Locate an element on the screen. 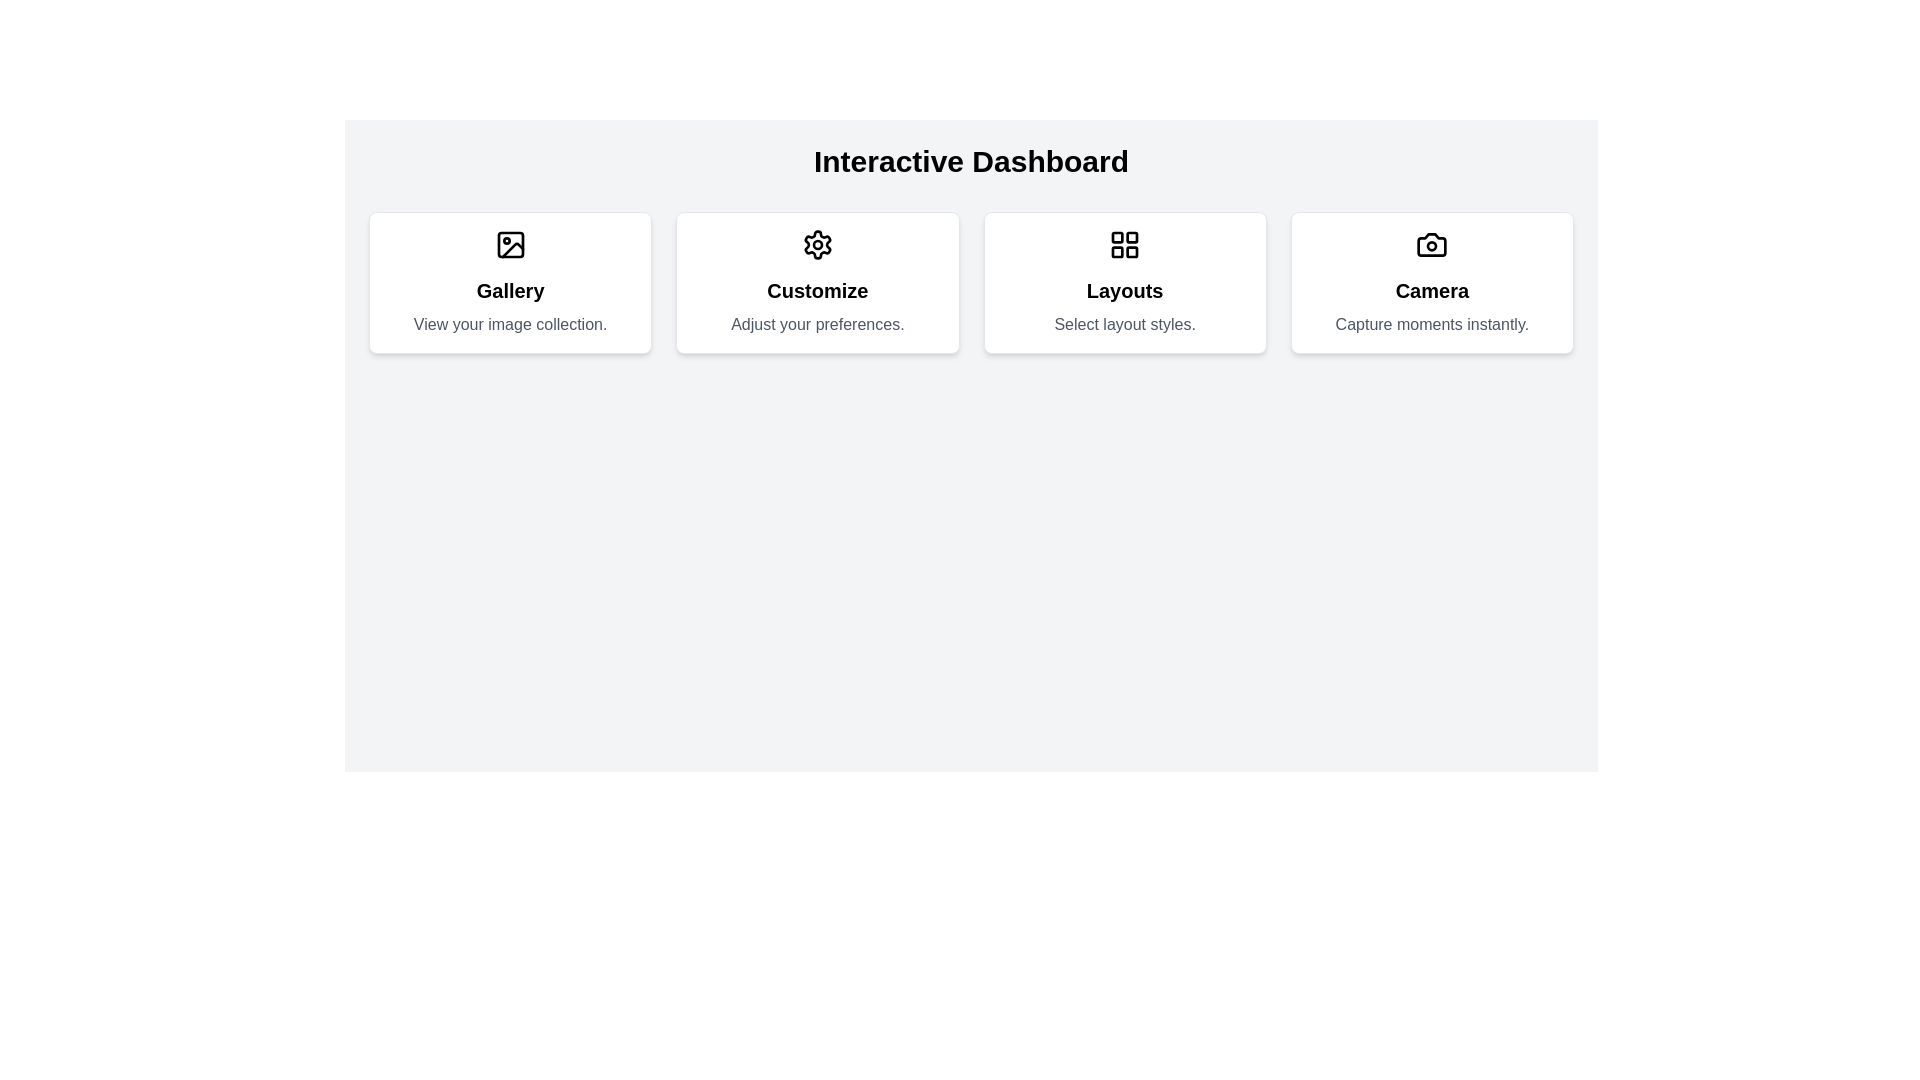  the 'Customize' text label, which serves as the title for the Customize feature, located in the center card of the interface is located at coordinates (817, 290).